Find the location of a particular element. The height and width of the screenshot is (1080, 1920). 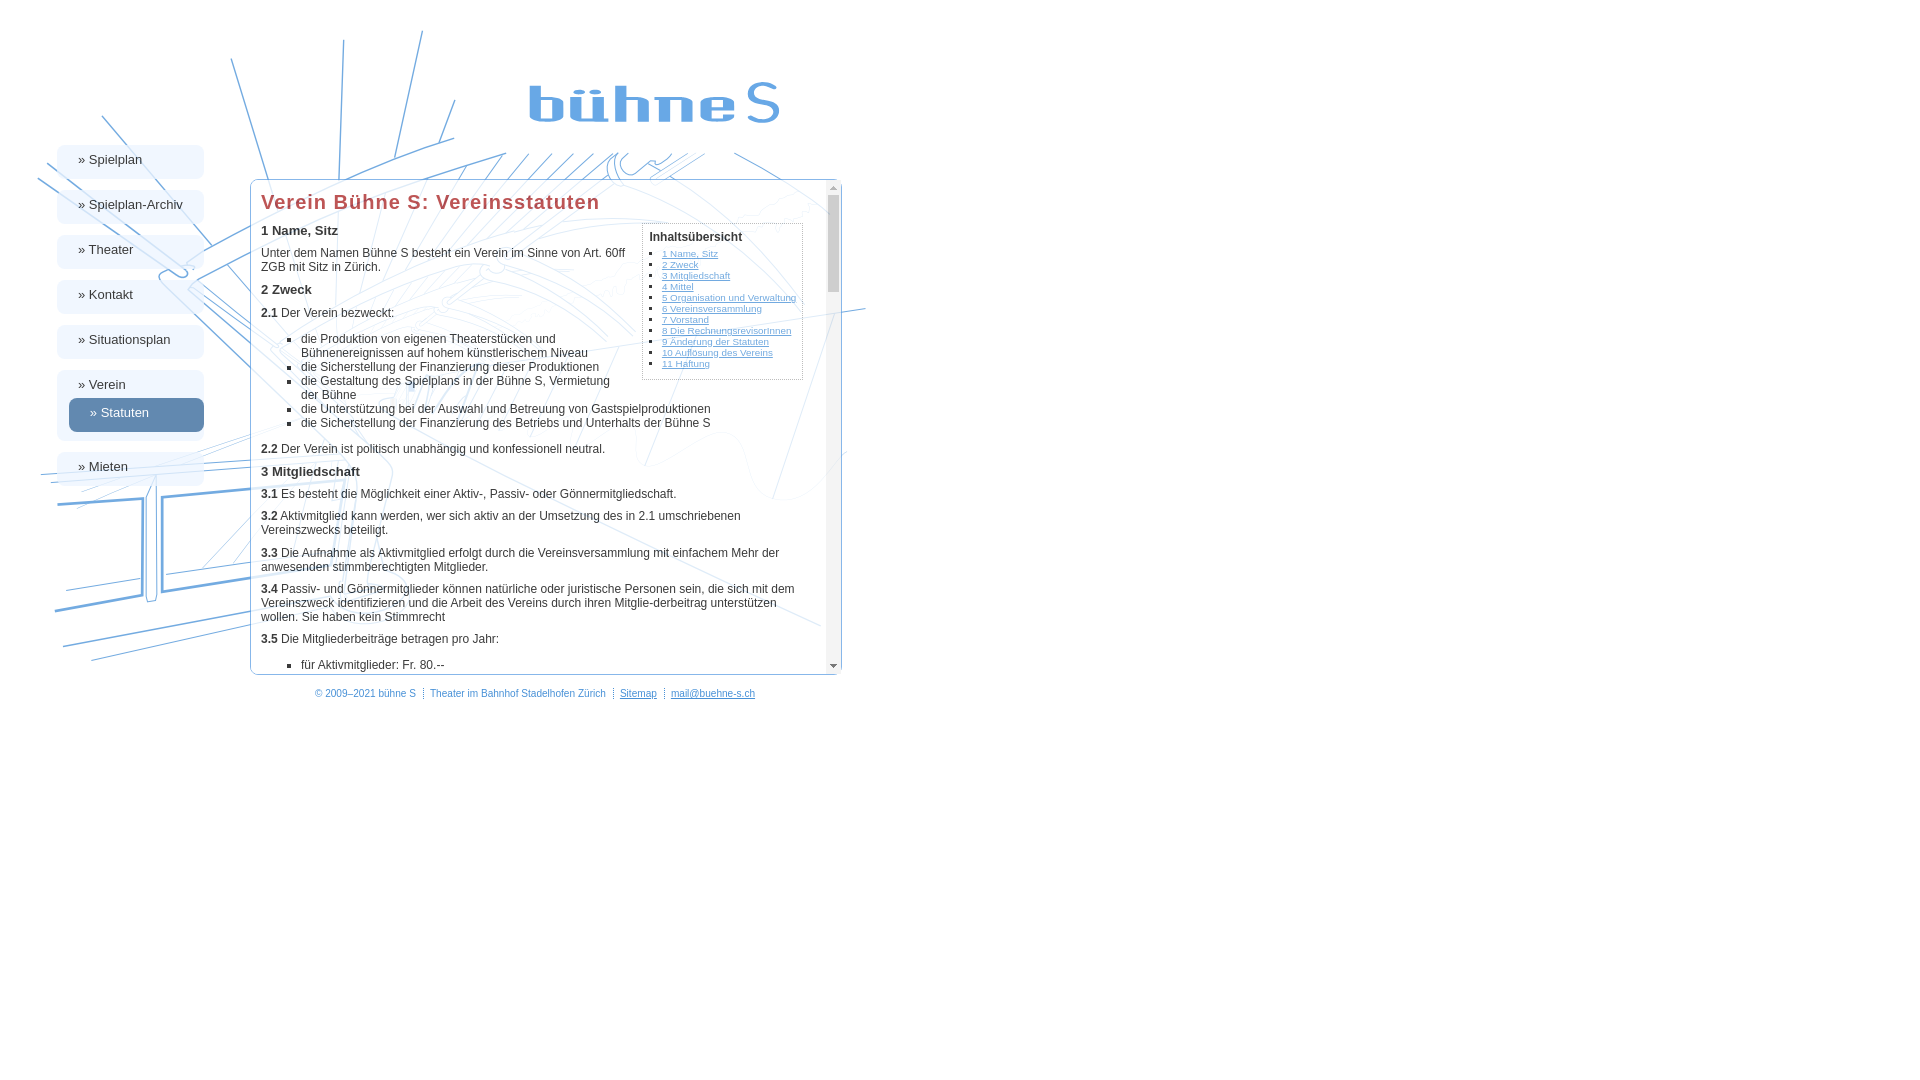

'Sitemap' is located at coordinates (637, 692).